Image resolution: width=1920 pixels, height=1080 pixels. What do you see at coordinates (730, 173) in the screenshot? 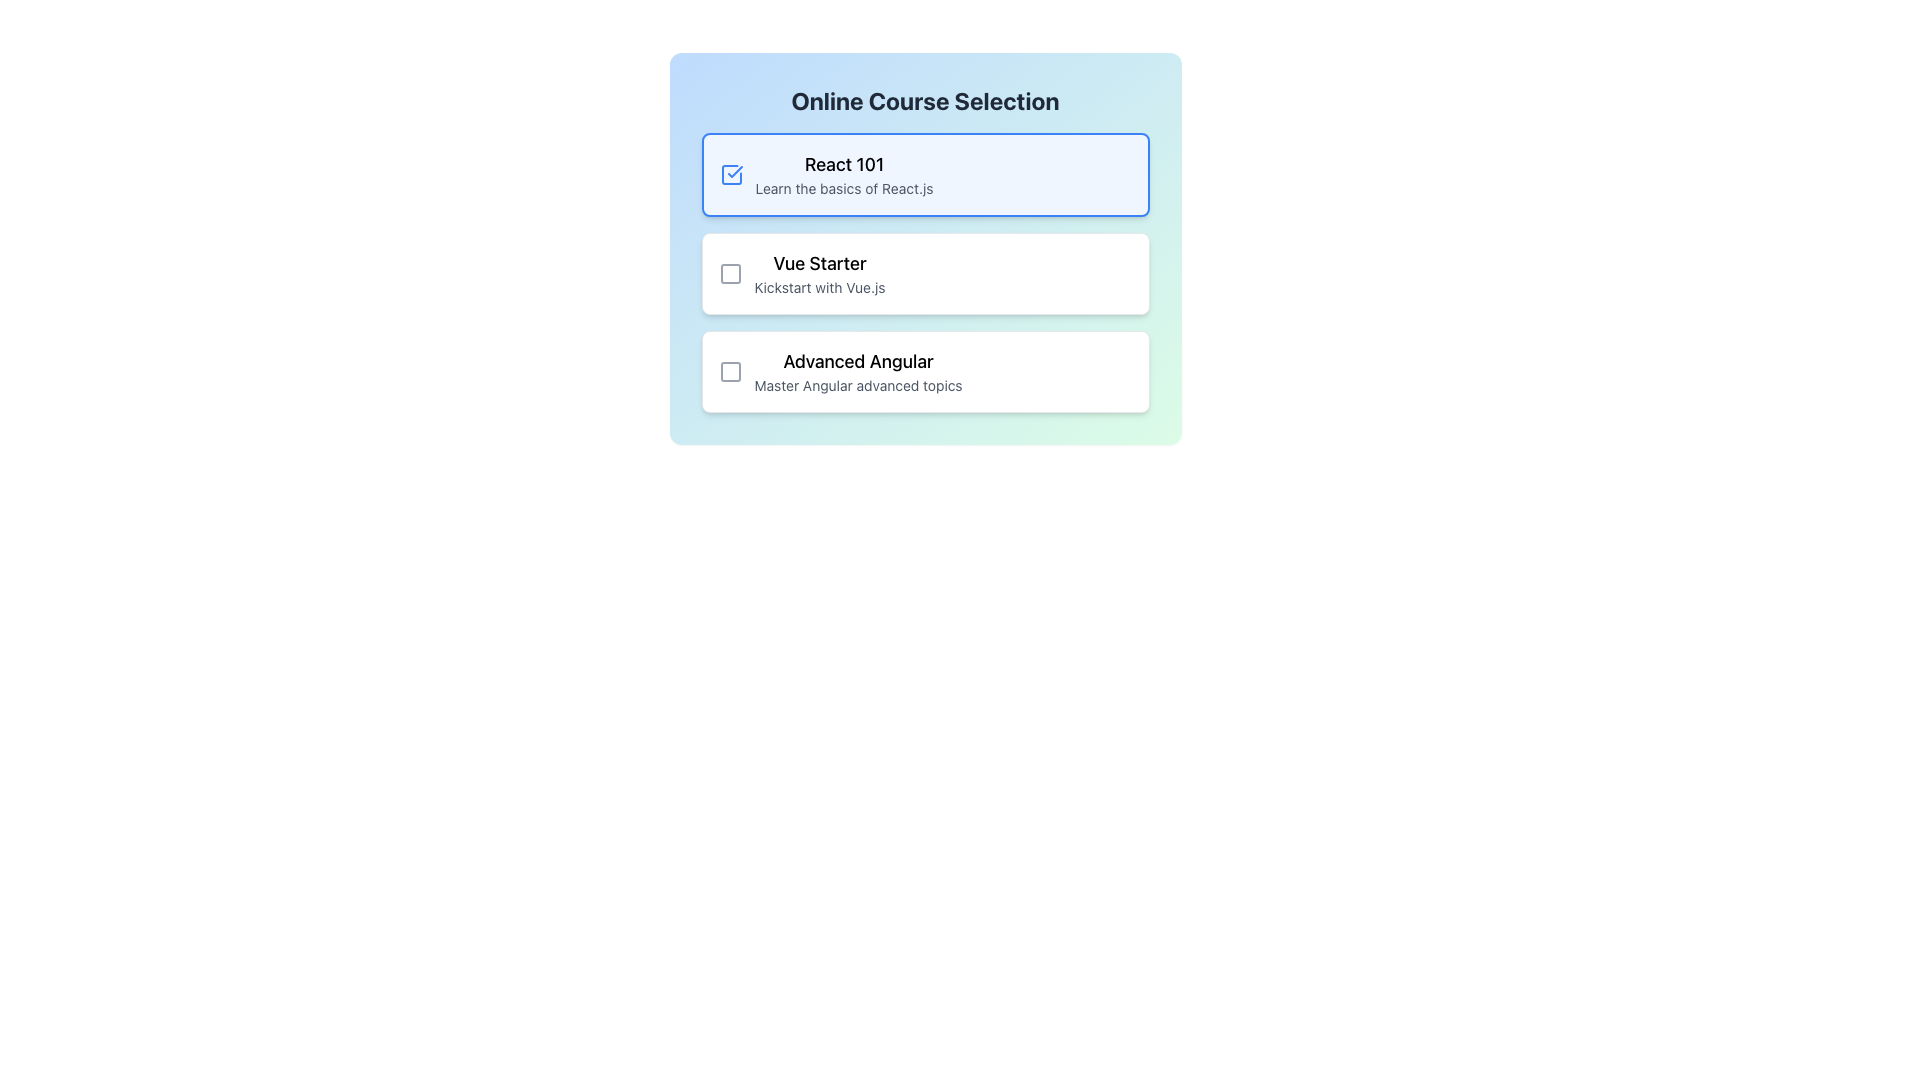
I see `the checkbox styled as a square with rounded corners, which is checked and located adjacent to the 'React 101' text` at bounding box center [730, 173].